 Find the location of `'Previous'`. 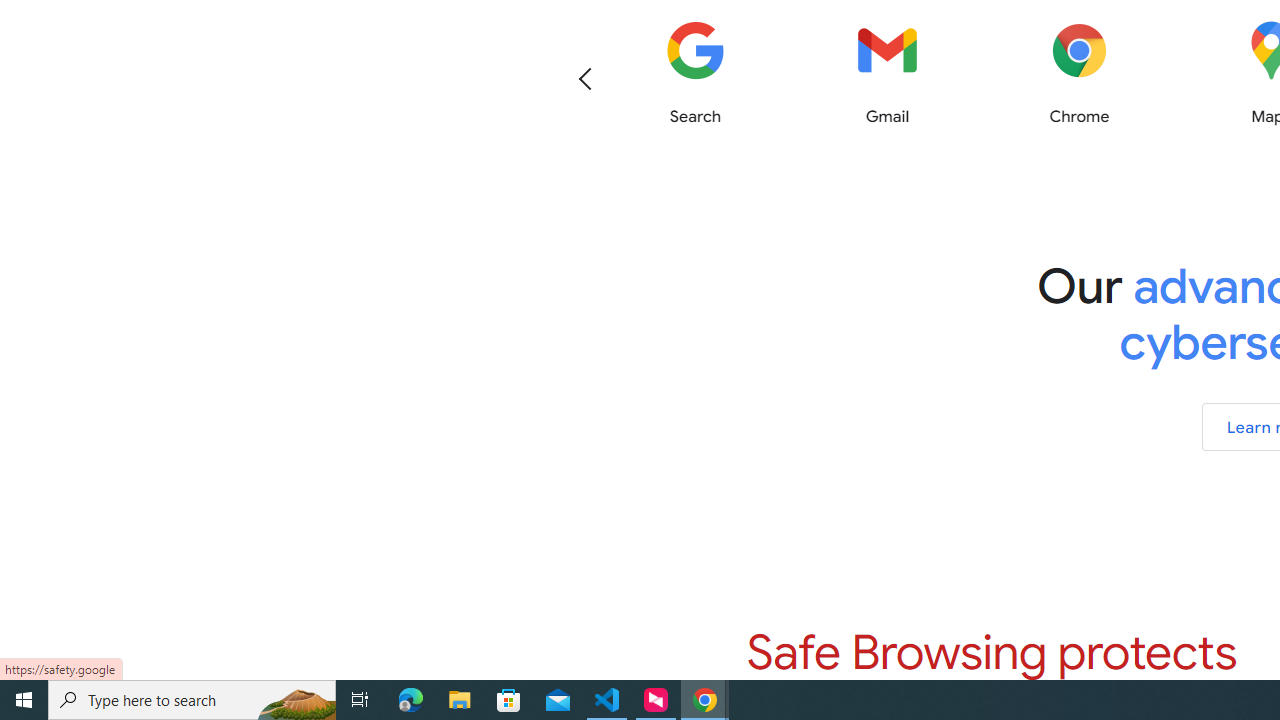

'Previous' is located at coordinates (584, 77).